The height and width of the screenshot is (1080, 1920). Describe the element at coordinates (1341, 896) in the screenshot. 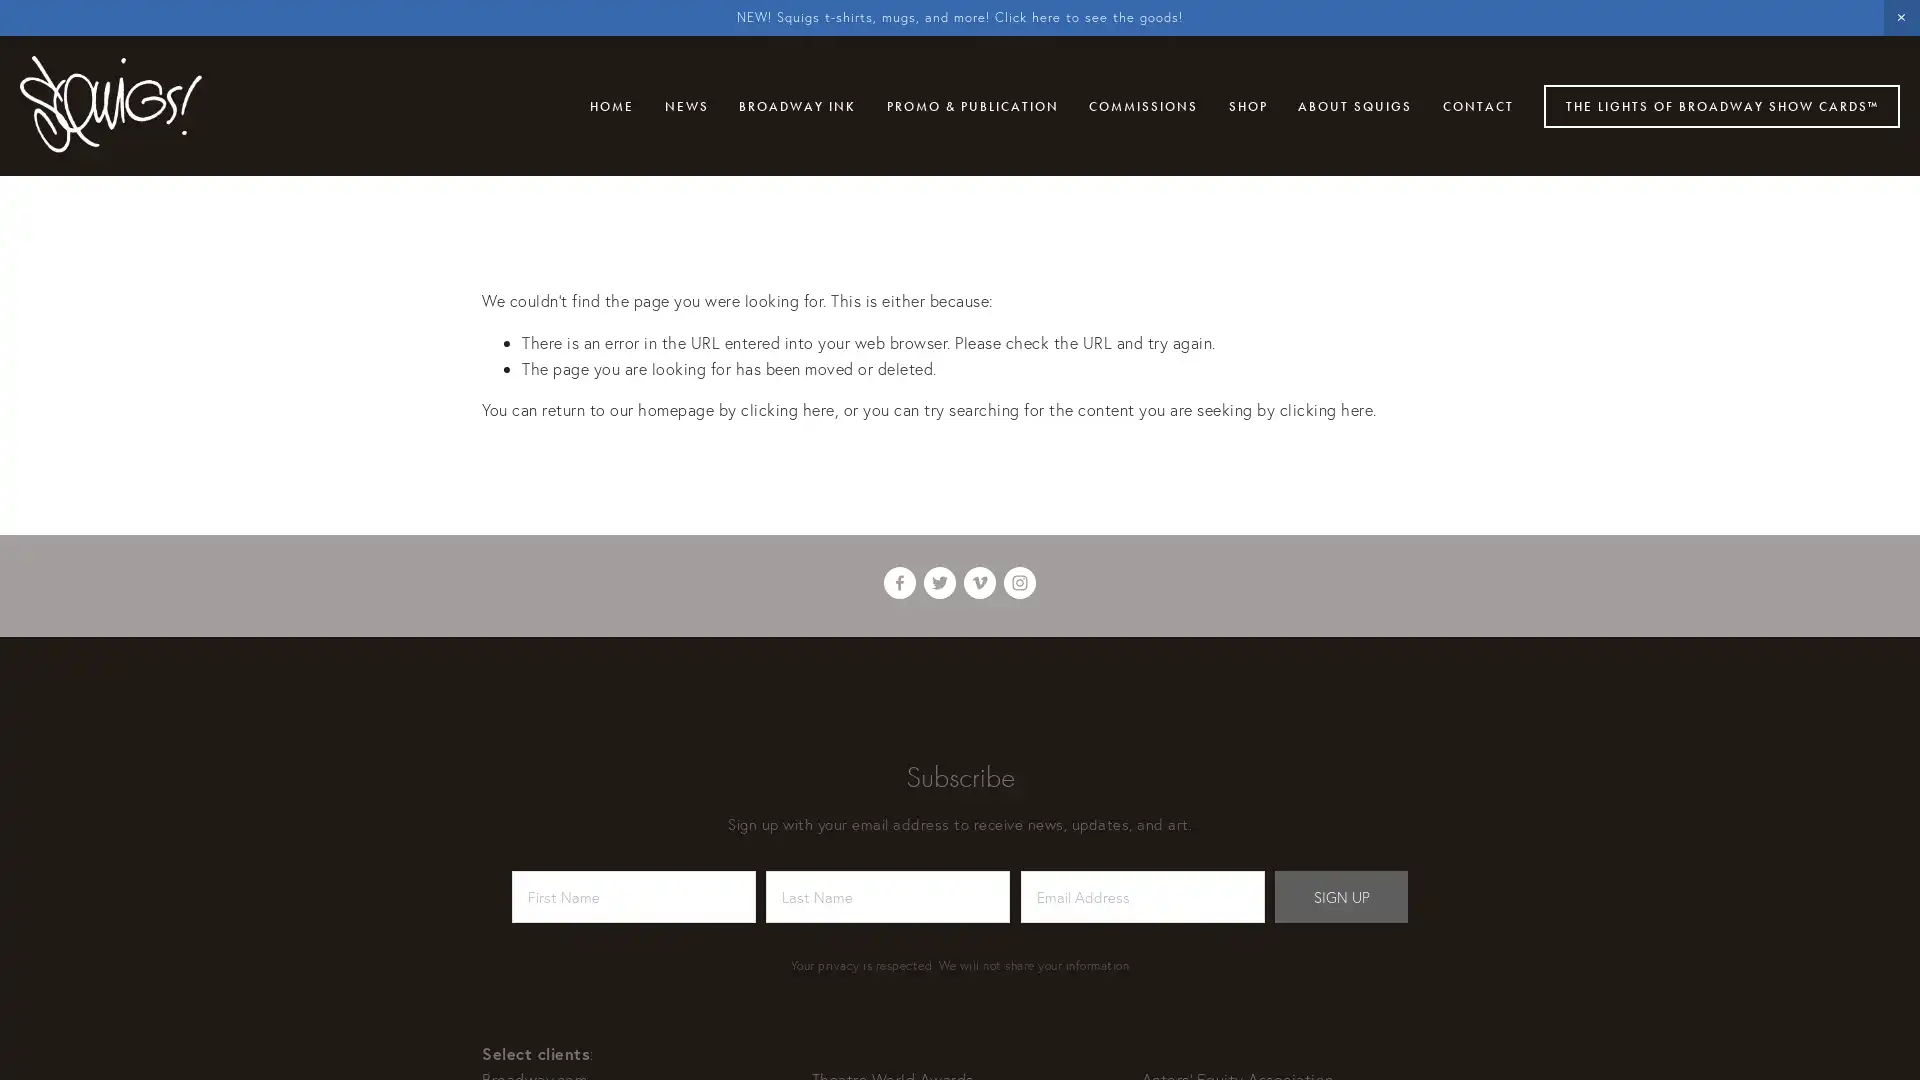

I see `SIGN UP` at that location.